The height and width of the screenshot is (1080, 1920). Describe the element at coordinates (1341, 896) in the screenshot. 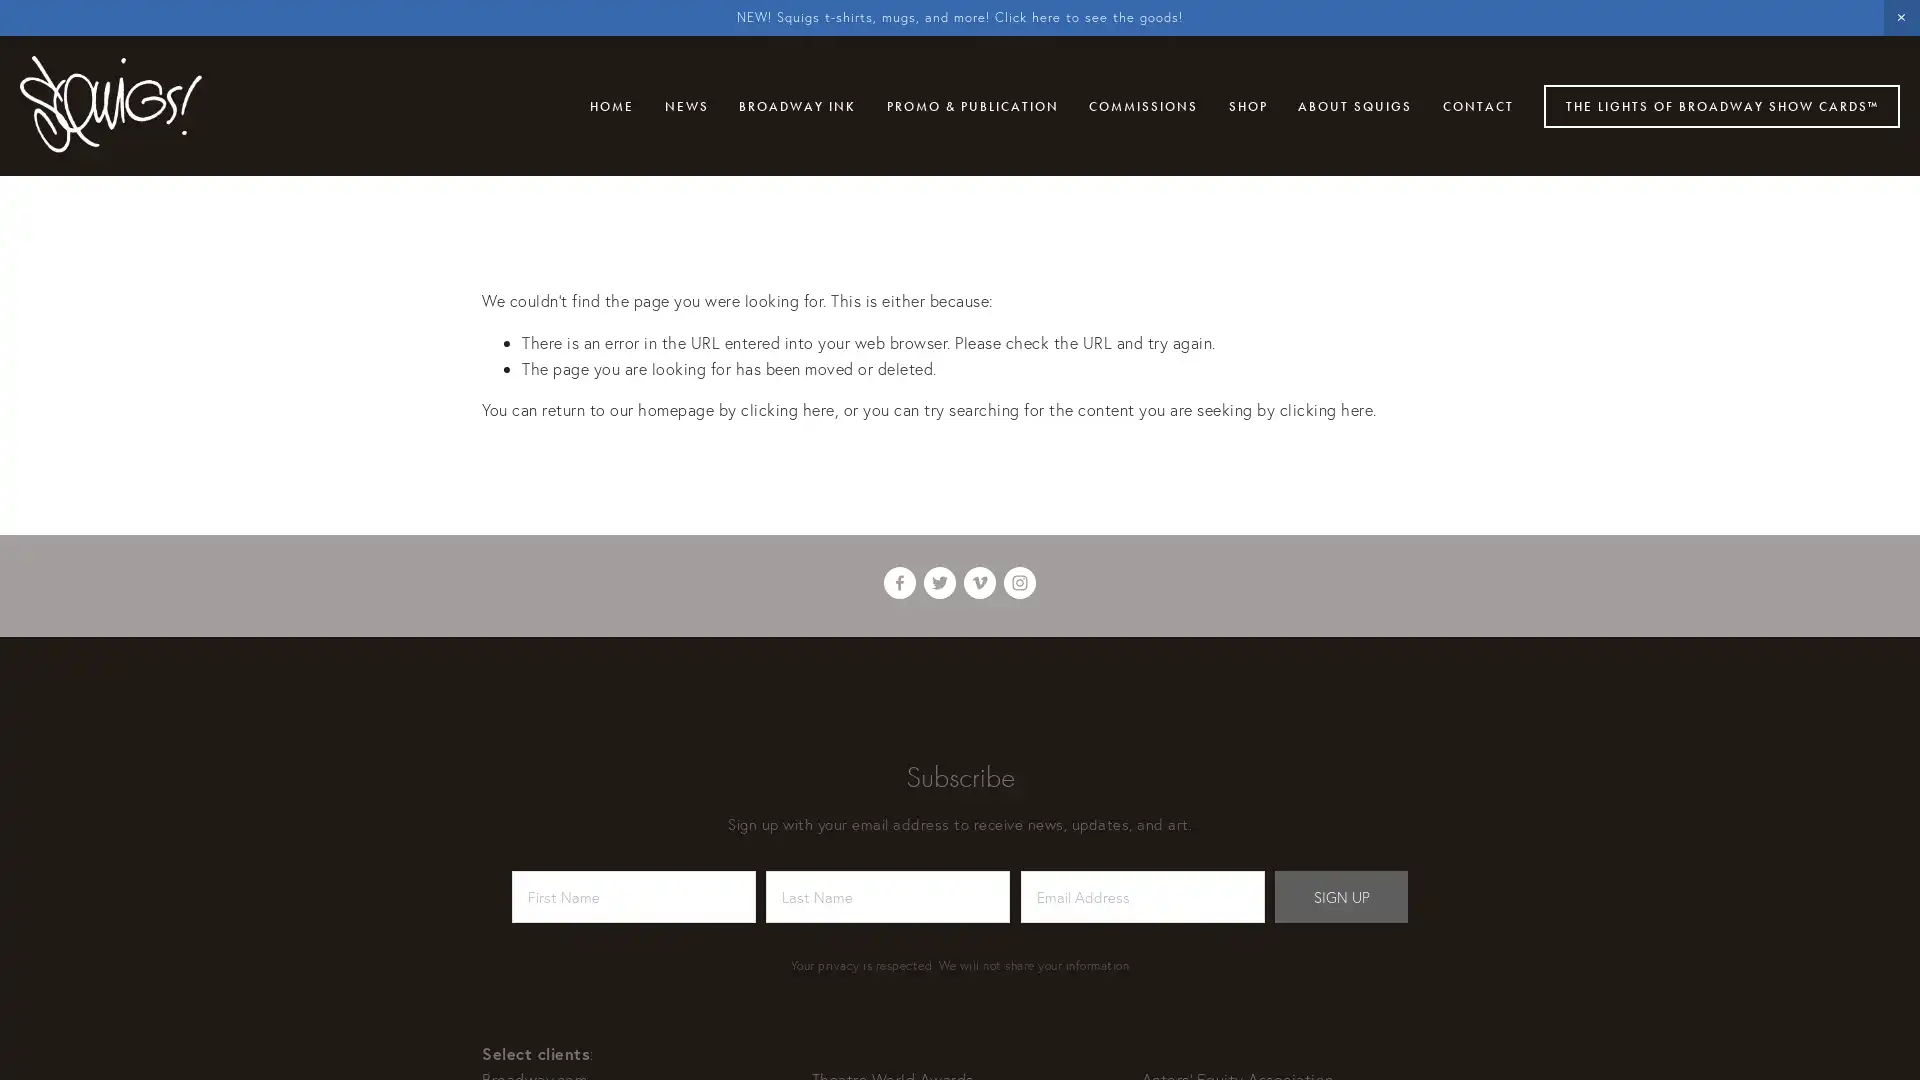

I see `SIGN UP` at that location.